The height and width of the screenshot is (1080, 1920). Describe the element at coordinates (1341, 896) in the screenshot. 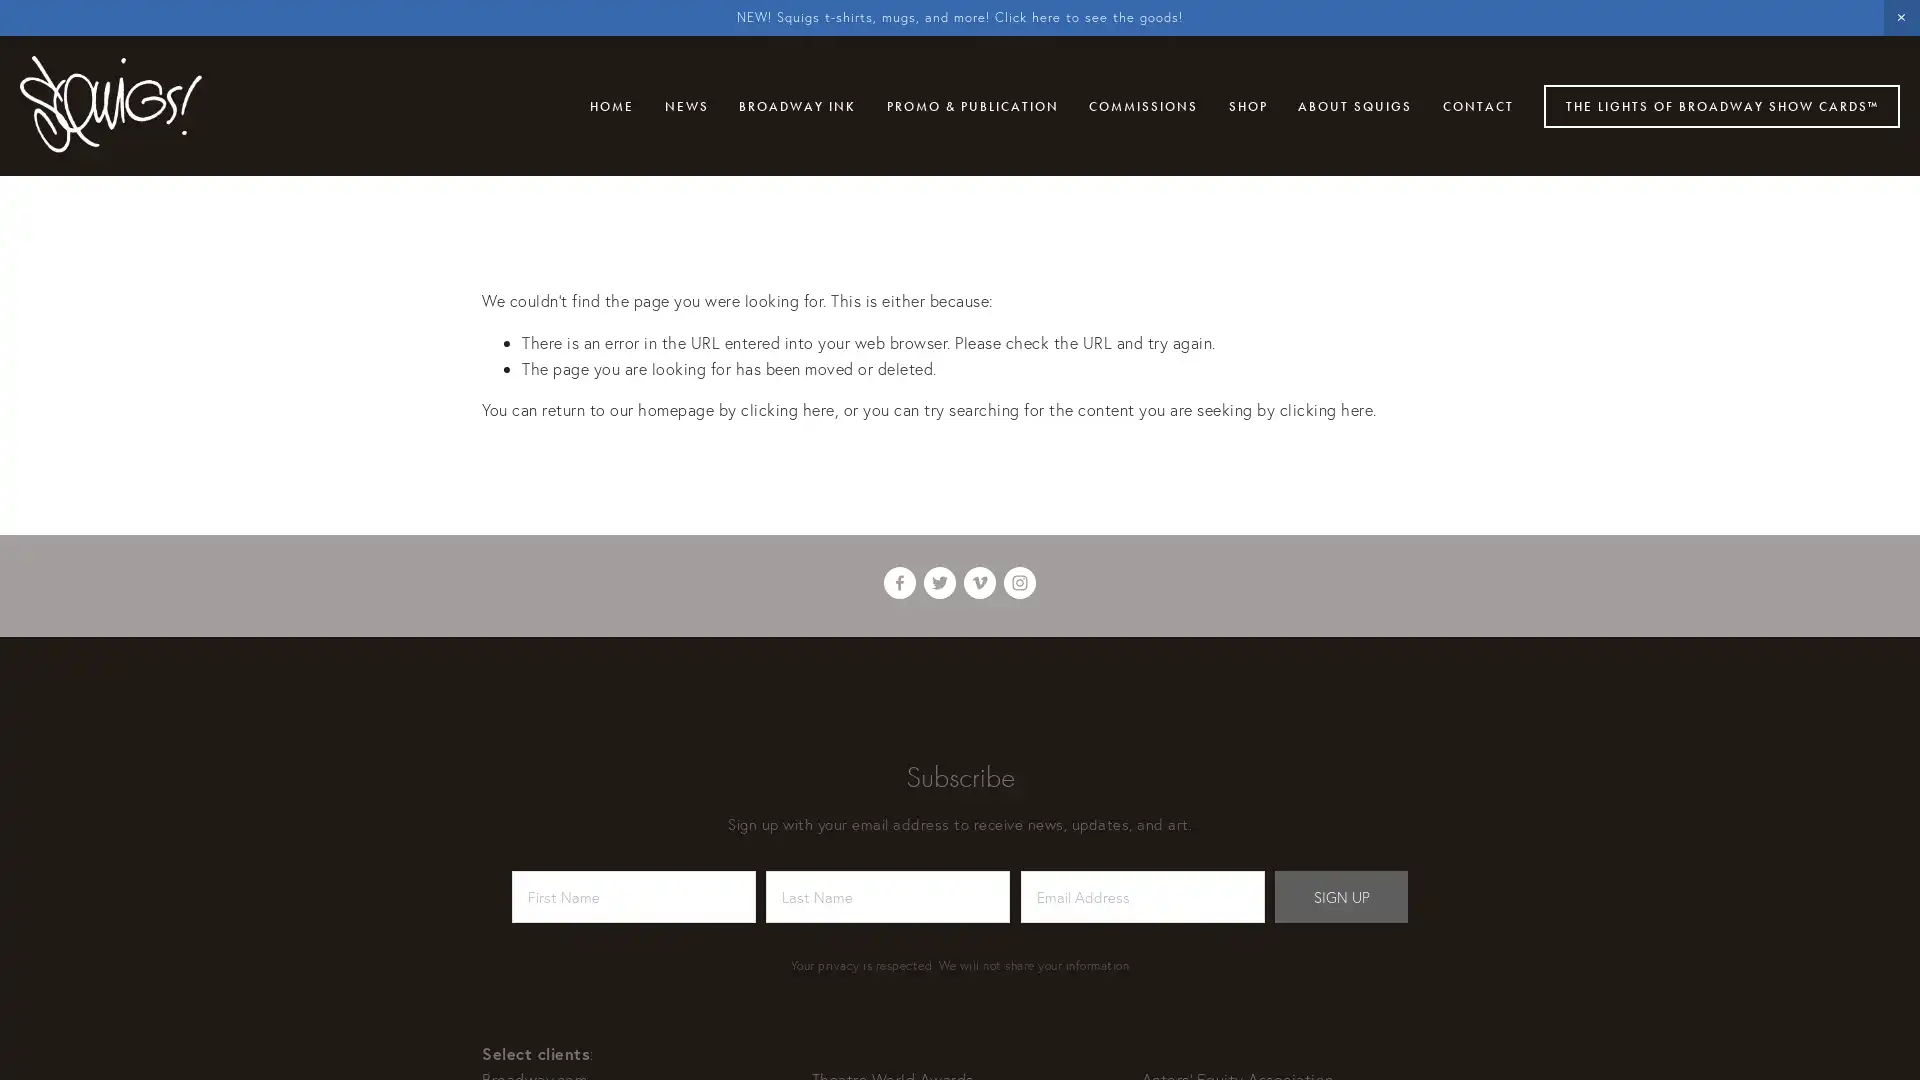

I see `SIGN UP` at that location.